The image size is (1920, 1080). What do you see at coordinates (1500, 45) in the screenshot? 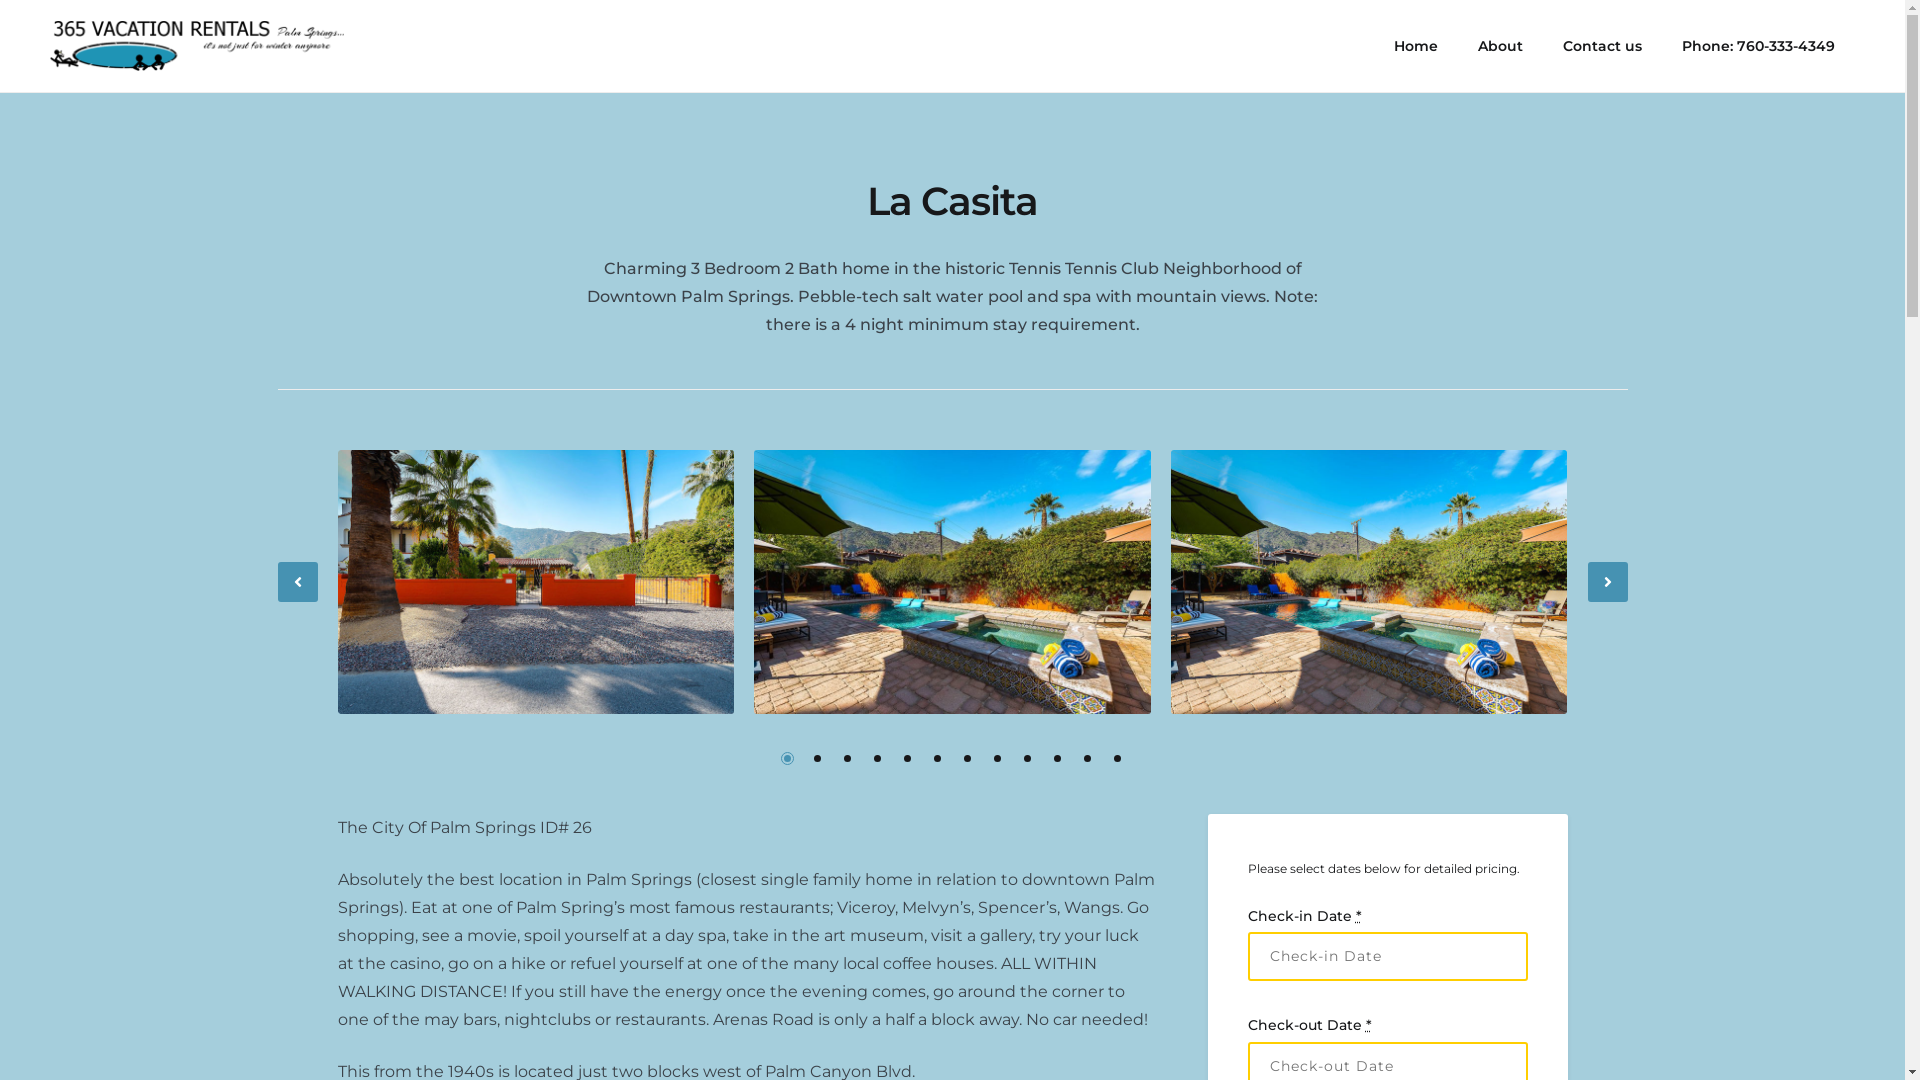
I see `'About'` at bounding box center [1500, 45].